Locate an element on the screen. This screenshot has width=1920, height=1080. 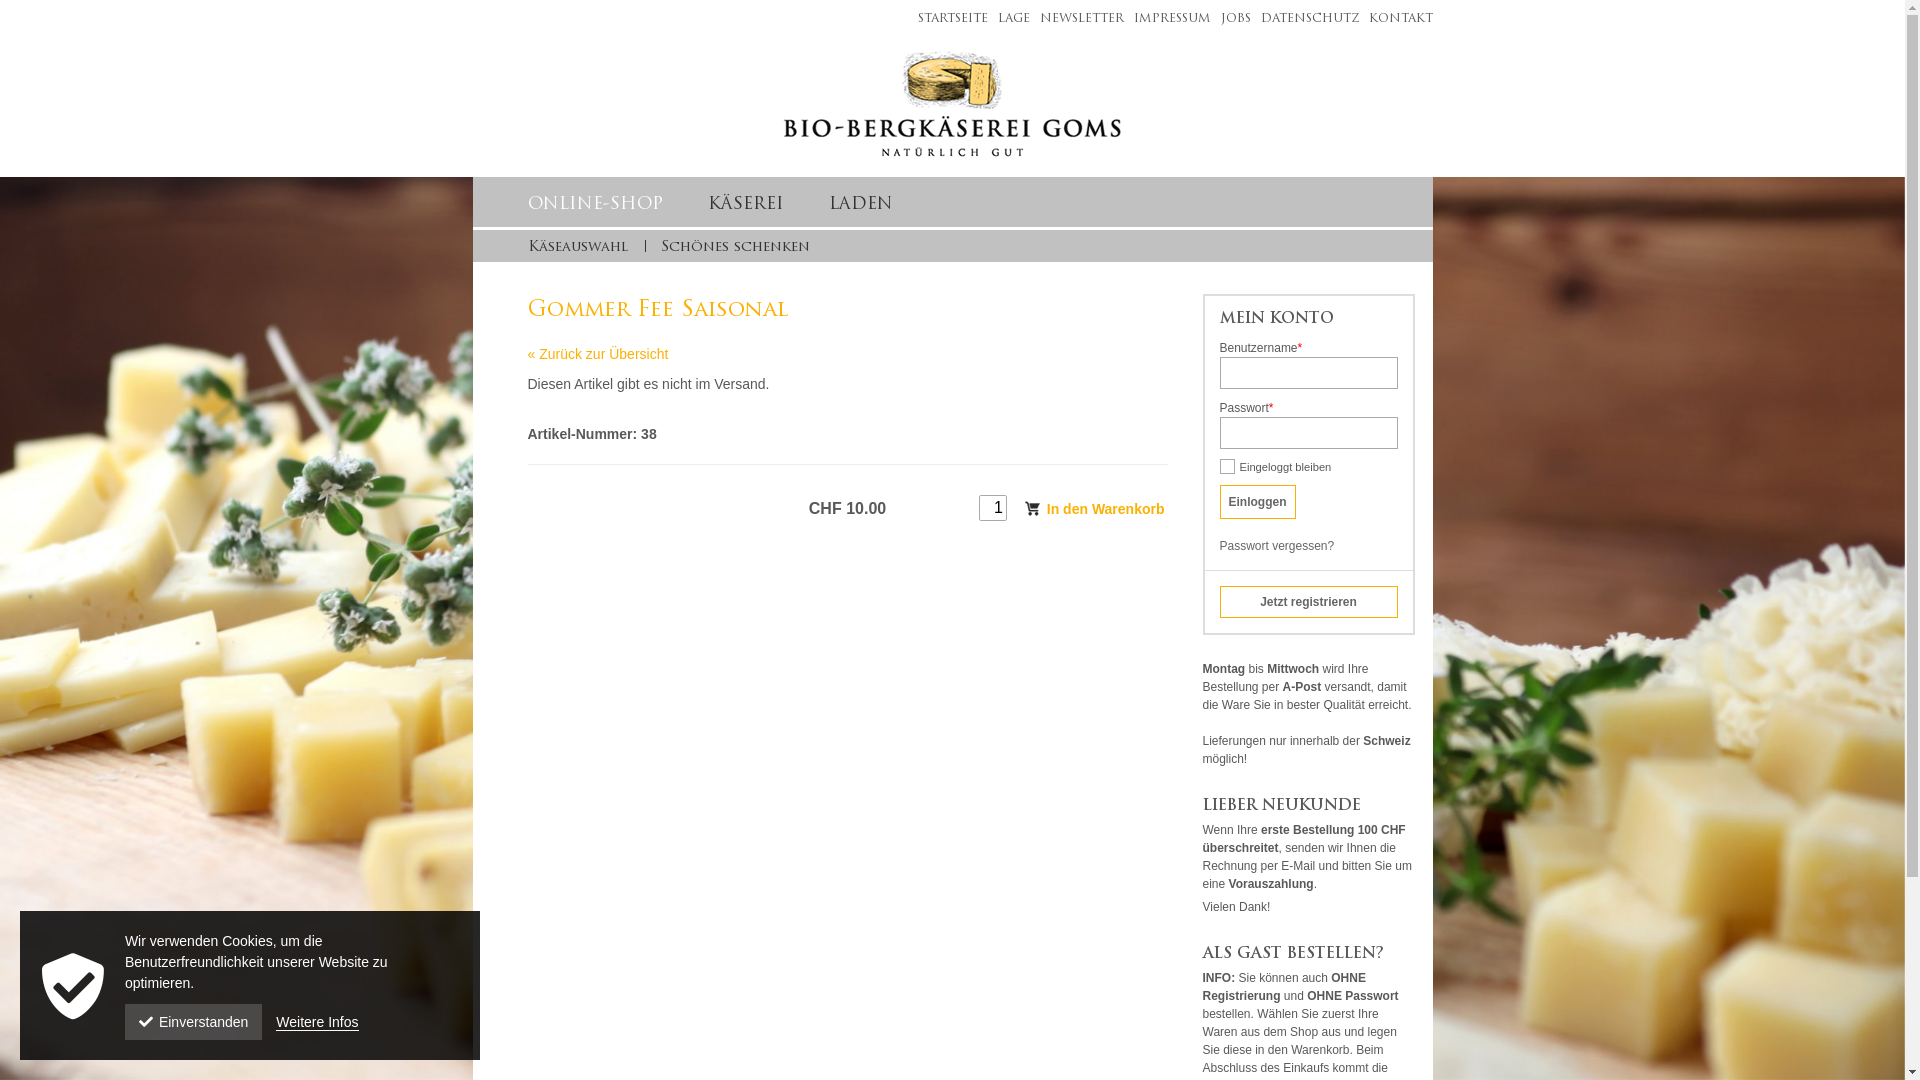
'STARTSEITE' is located at coordinates (946, 19).